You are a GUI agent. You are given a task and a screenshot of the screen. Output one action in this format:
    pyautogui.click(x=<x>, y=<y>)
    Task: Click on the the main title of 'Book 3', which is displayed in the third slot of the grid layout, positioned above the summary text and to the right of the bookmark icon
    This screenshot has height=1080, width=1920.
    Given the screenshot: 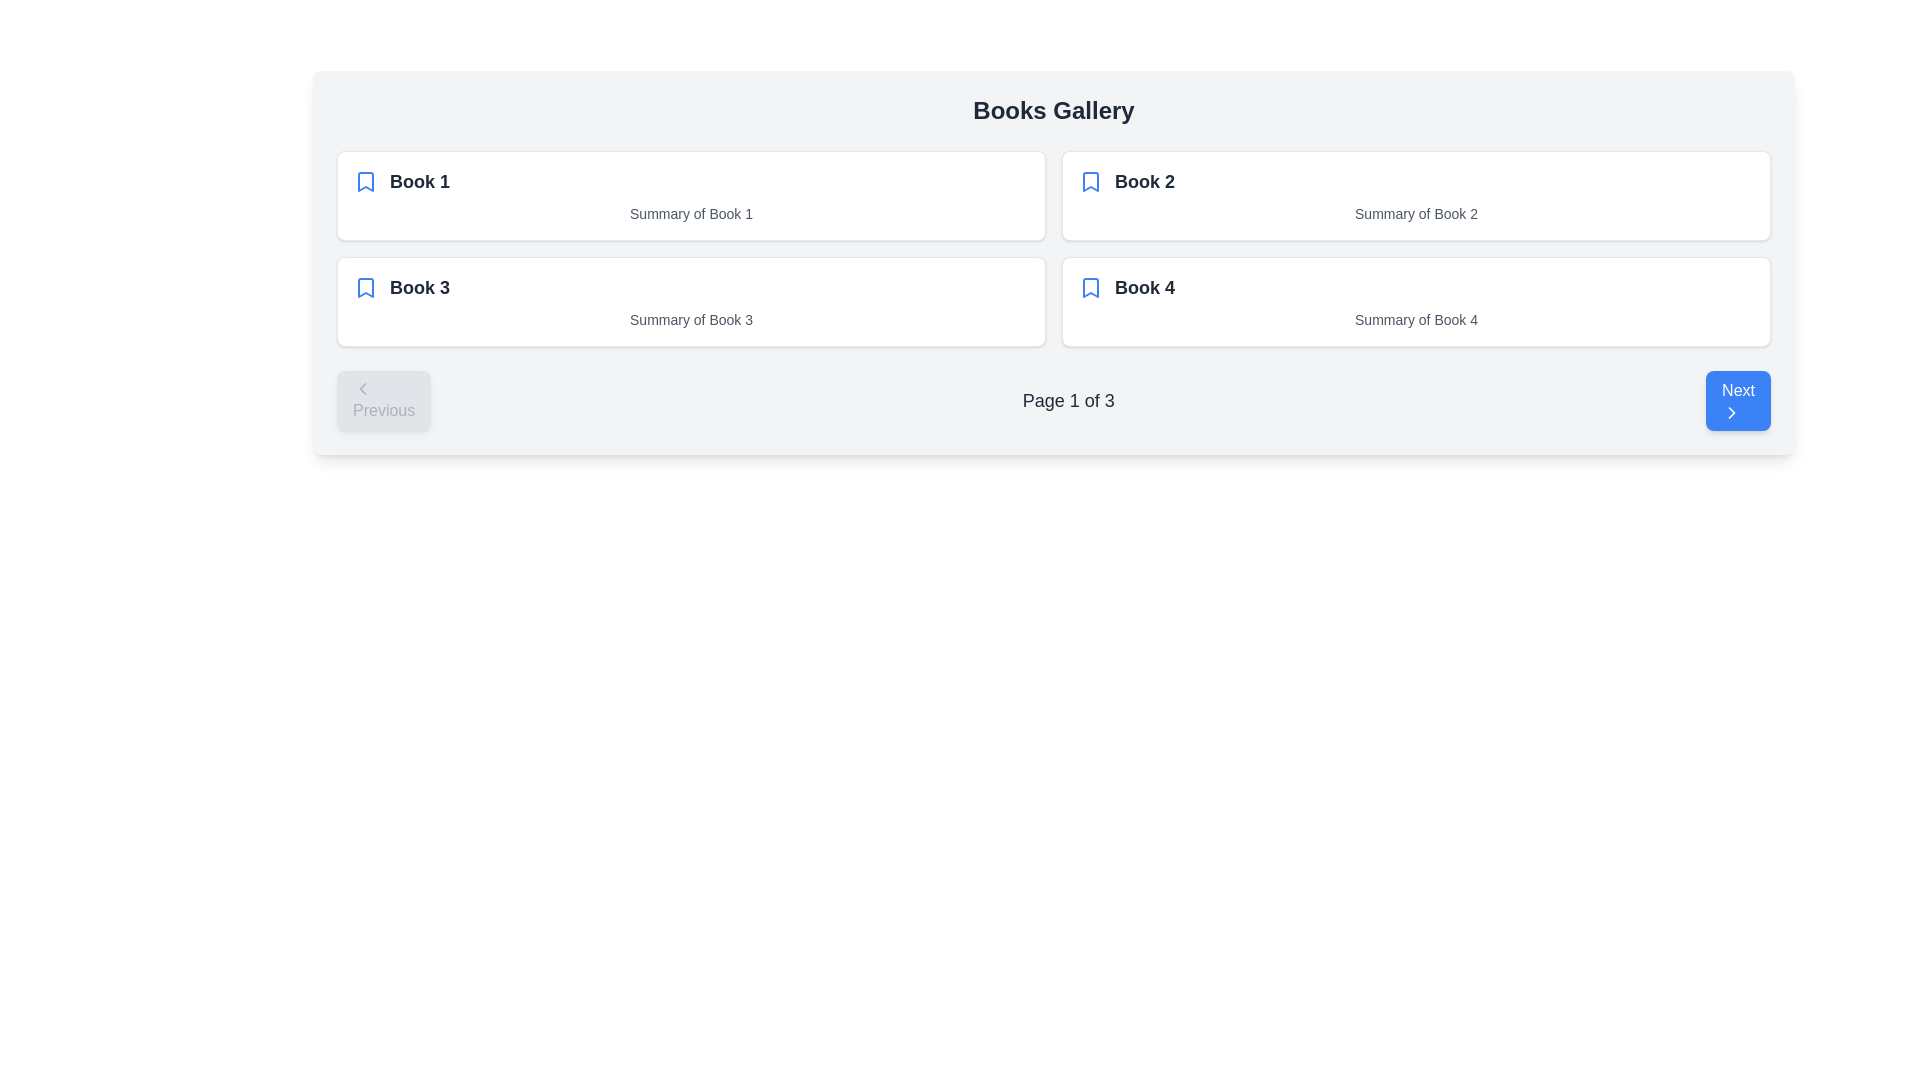 What is the action you would take?
    pyautogui.click(x=419, y=288)
    